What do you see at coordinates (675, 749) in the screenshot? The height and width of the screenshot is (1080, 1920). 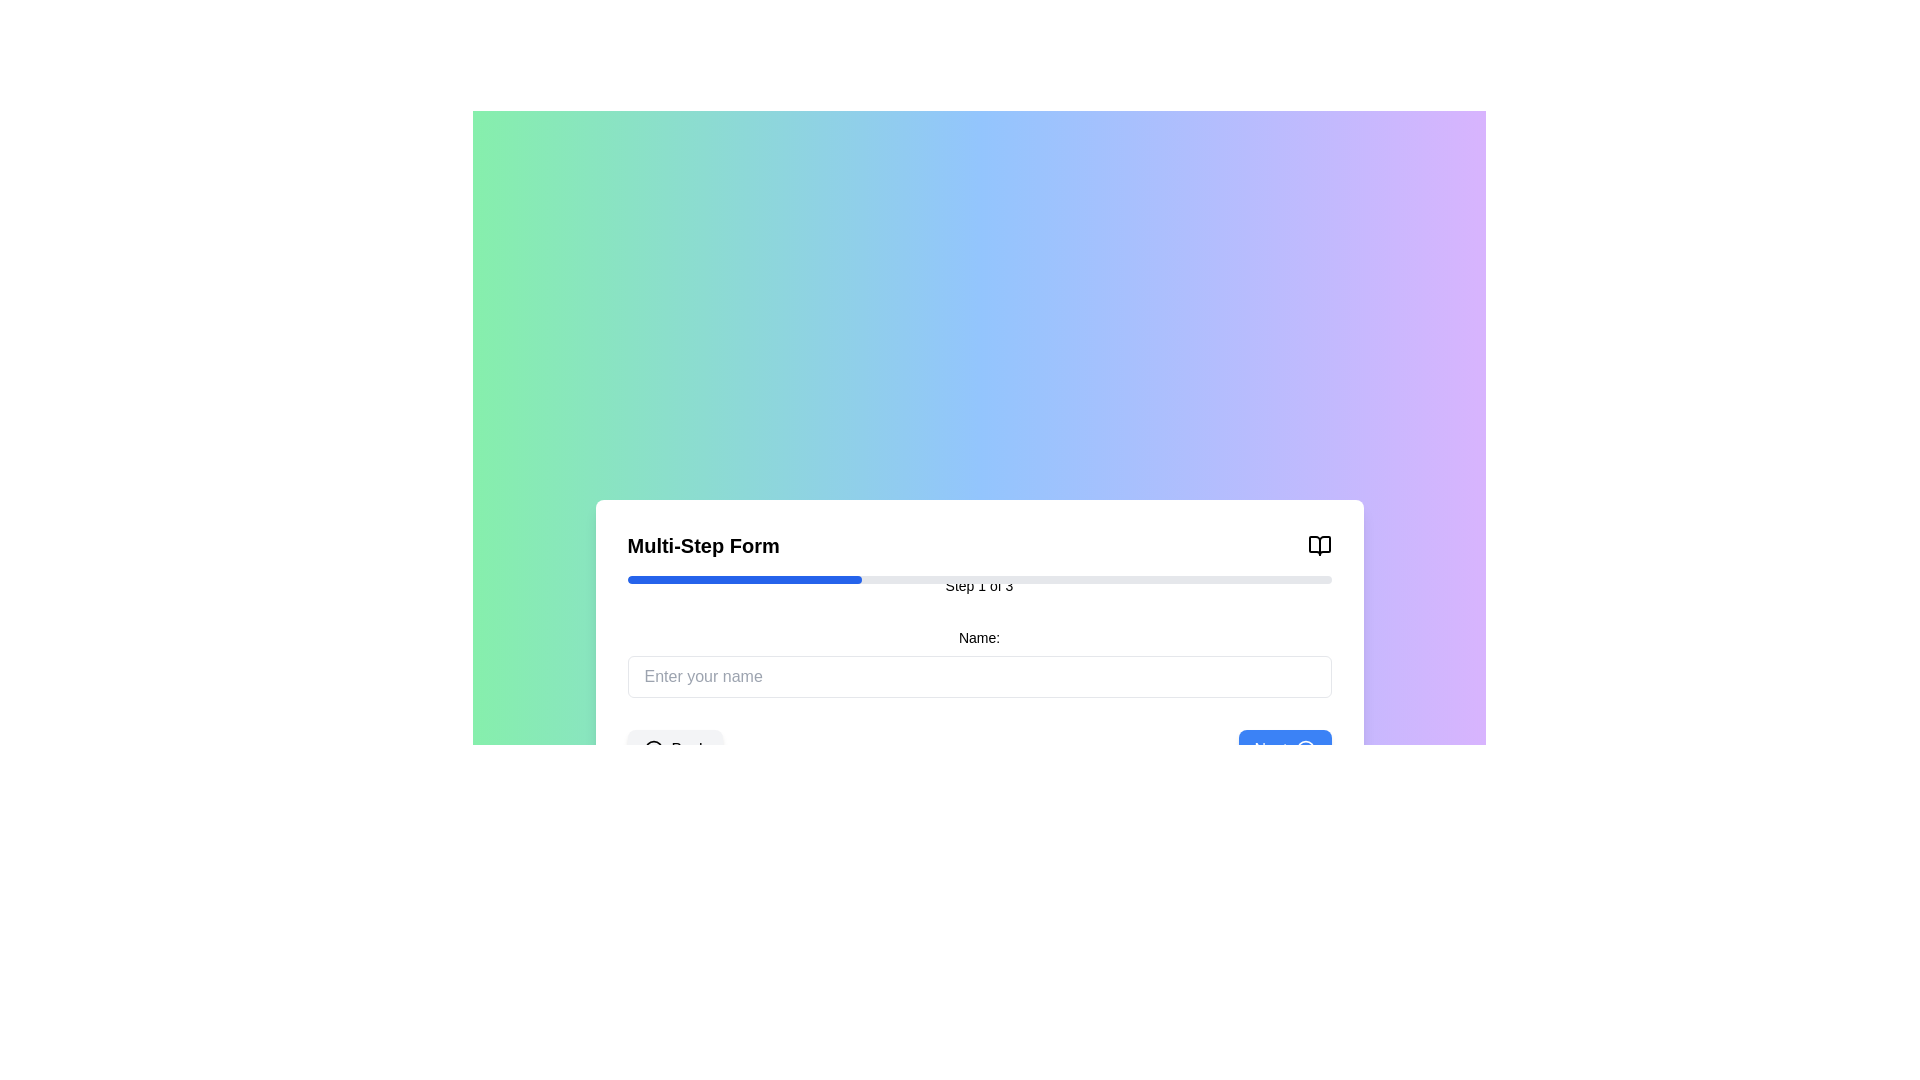 I see `the back navigation button located at the bottom-left corner of the form interface` at bounding box center [675, 749].